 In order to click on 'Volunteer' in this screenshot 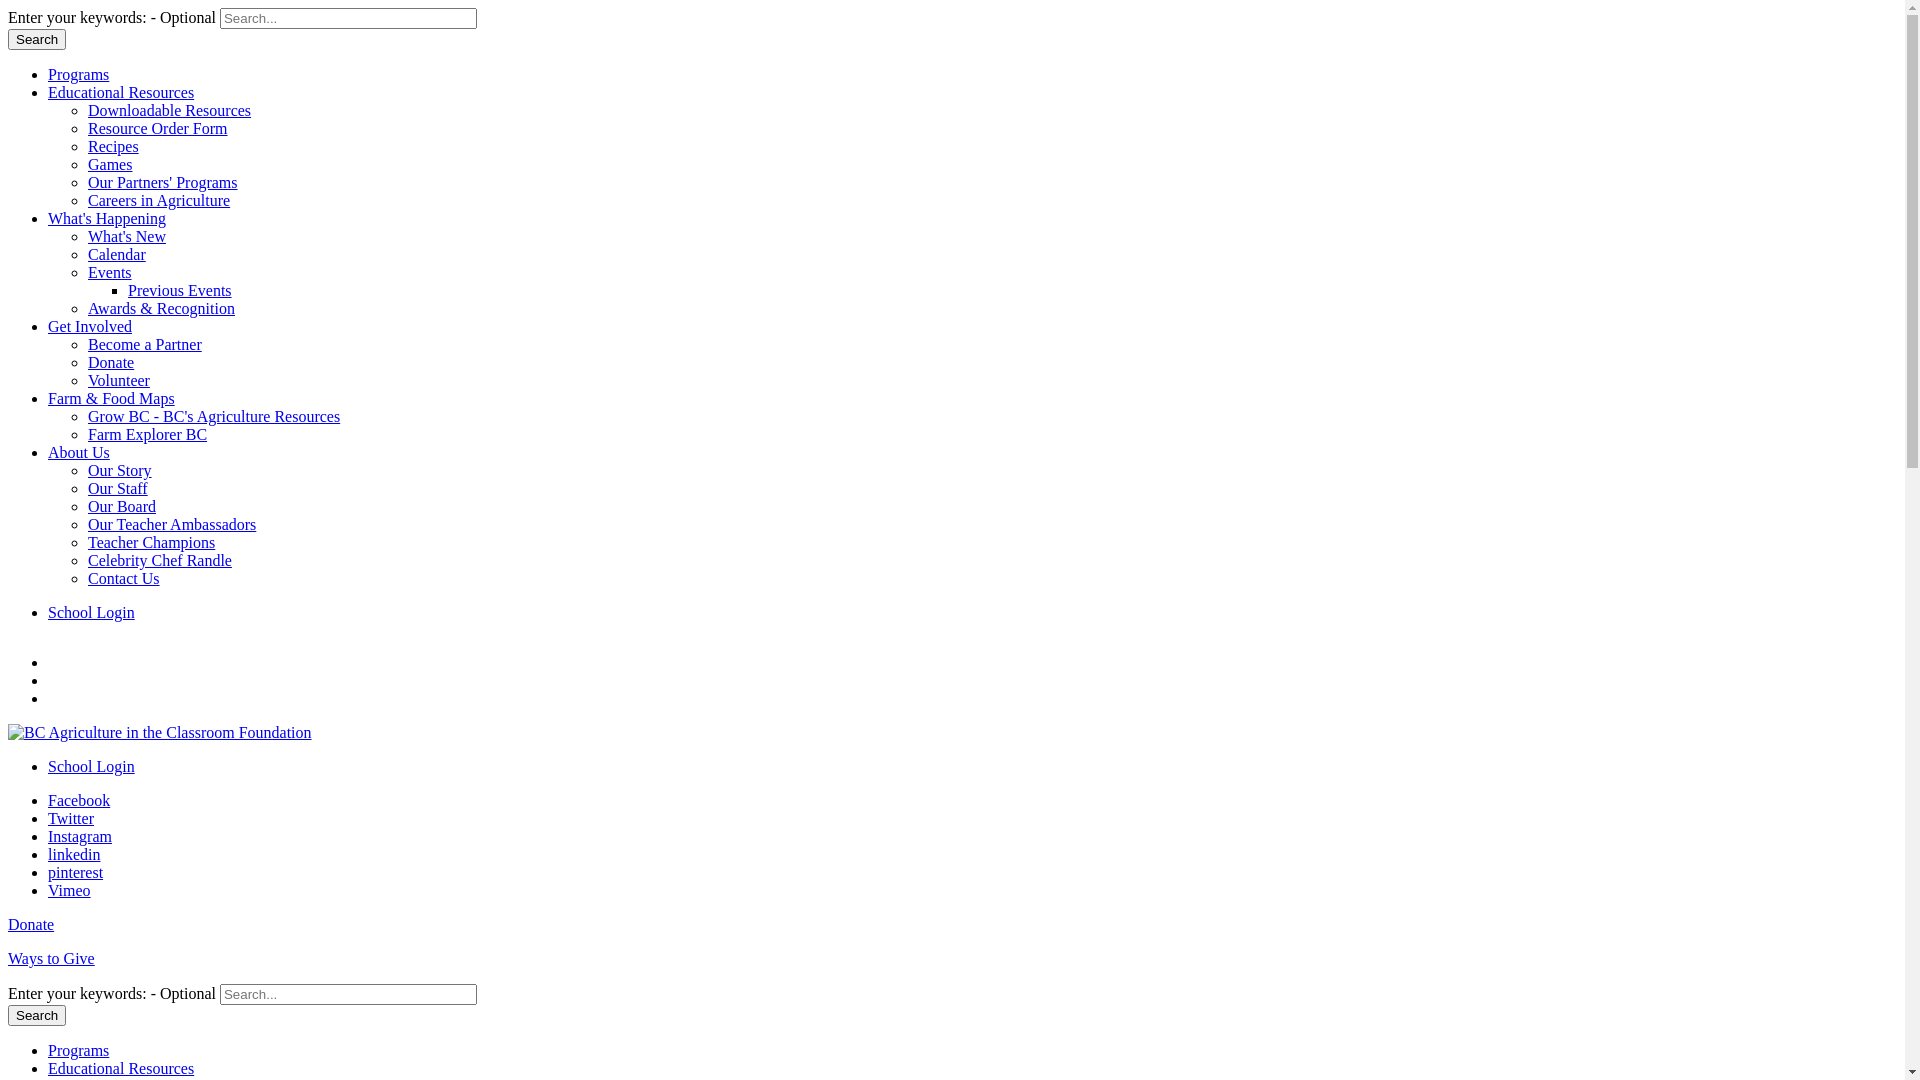, I will do `click(118, 380)`.